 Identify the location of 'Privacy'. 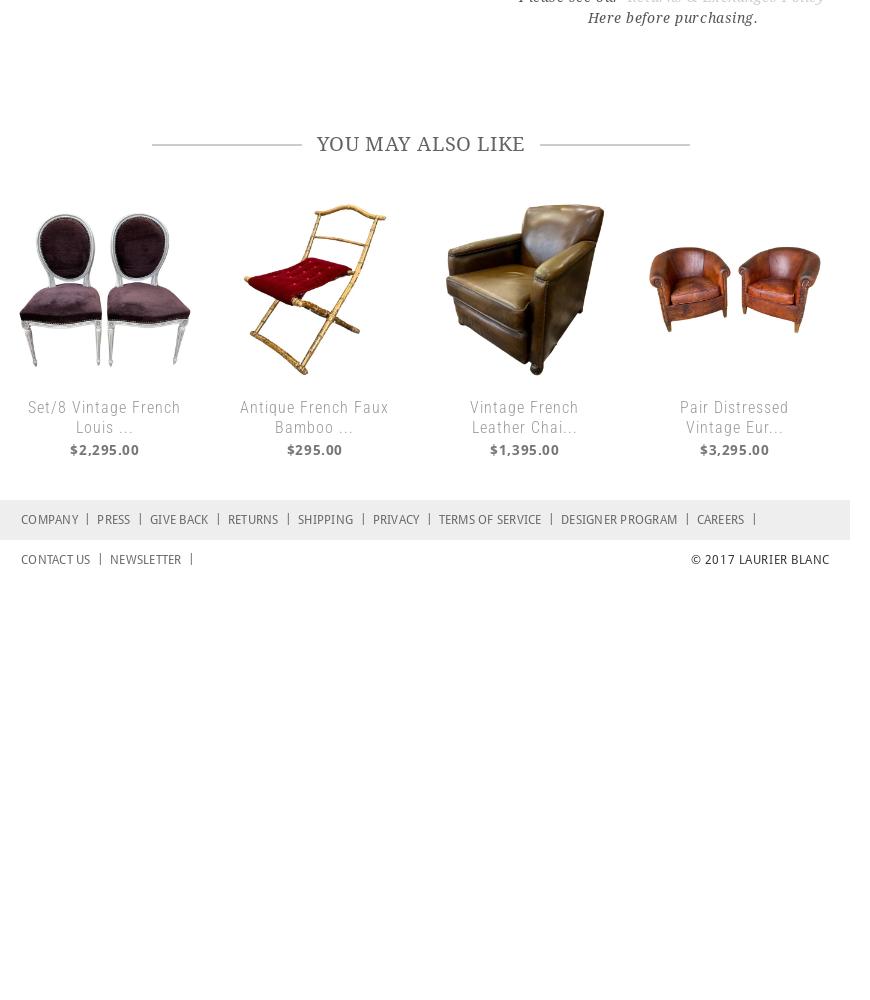
(398, 519).